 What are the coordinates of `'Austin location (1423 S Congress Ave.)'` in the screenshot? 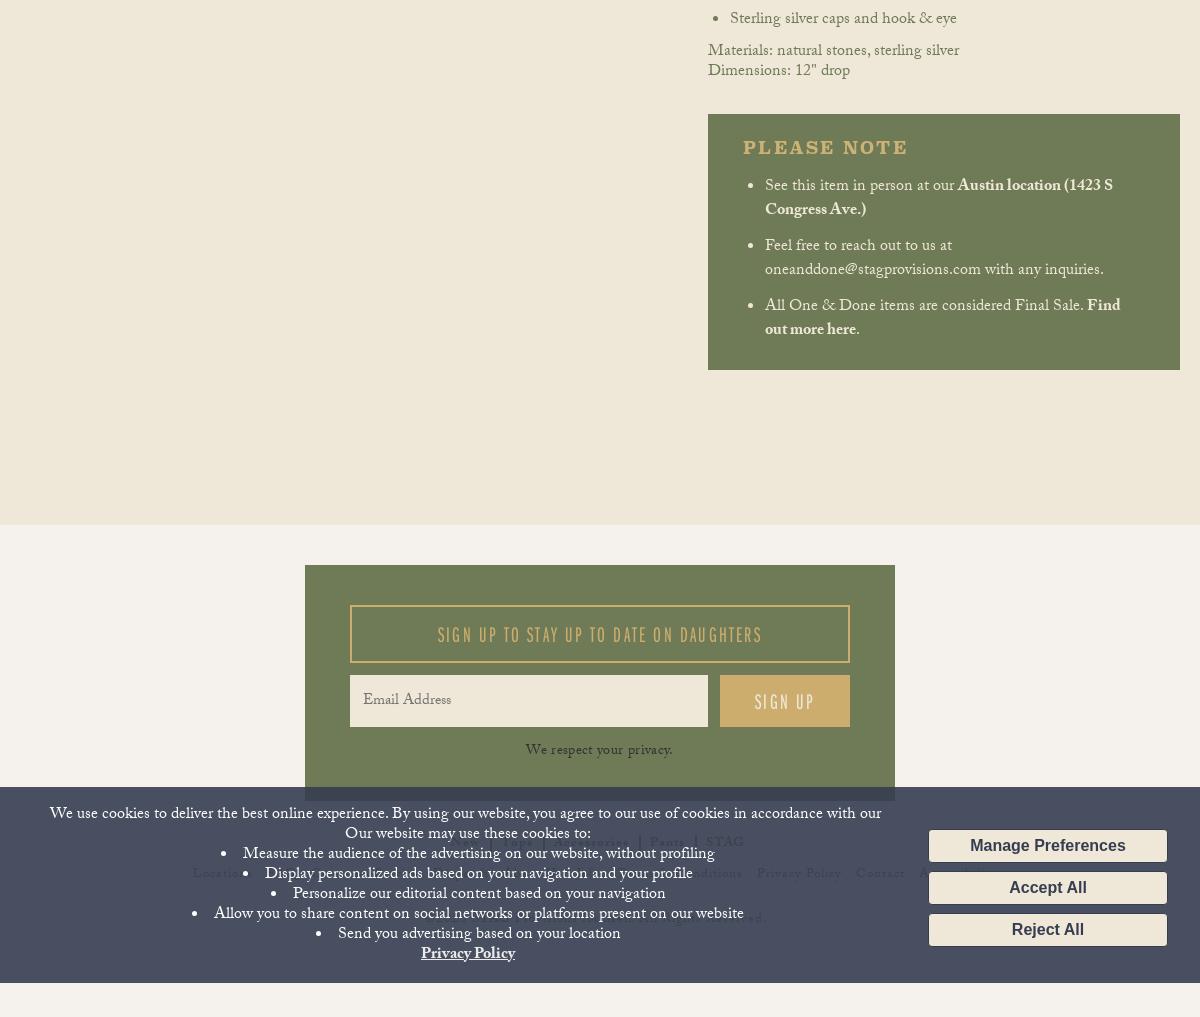 It's located at (938, 198).